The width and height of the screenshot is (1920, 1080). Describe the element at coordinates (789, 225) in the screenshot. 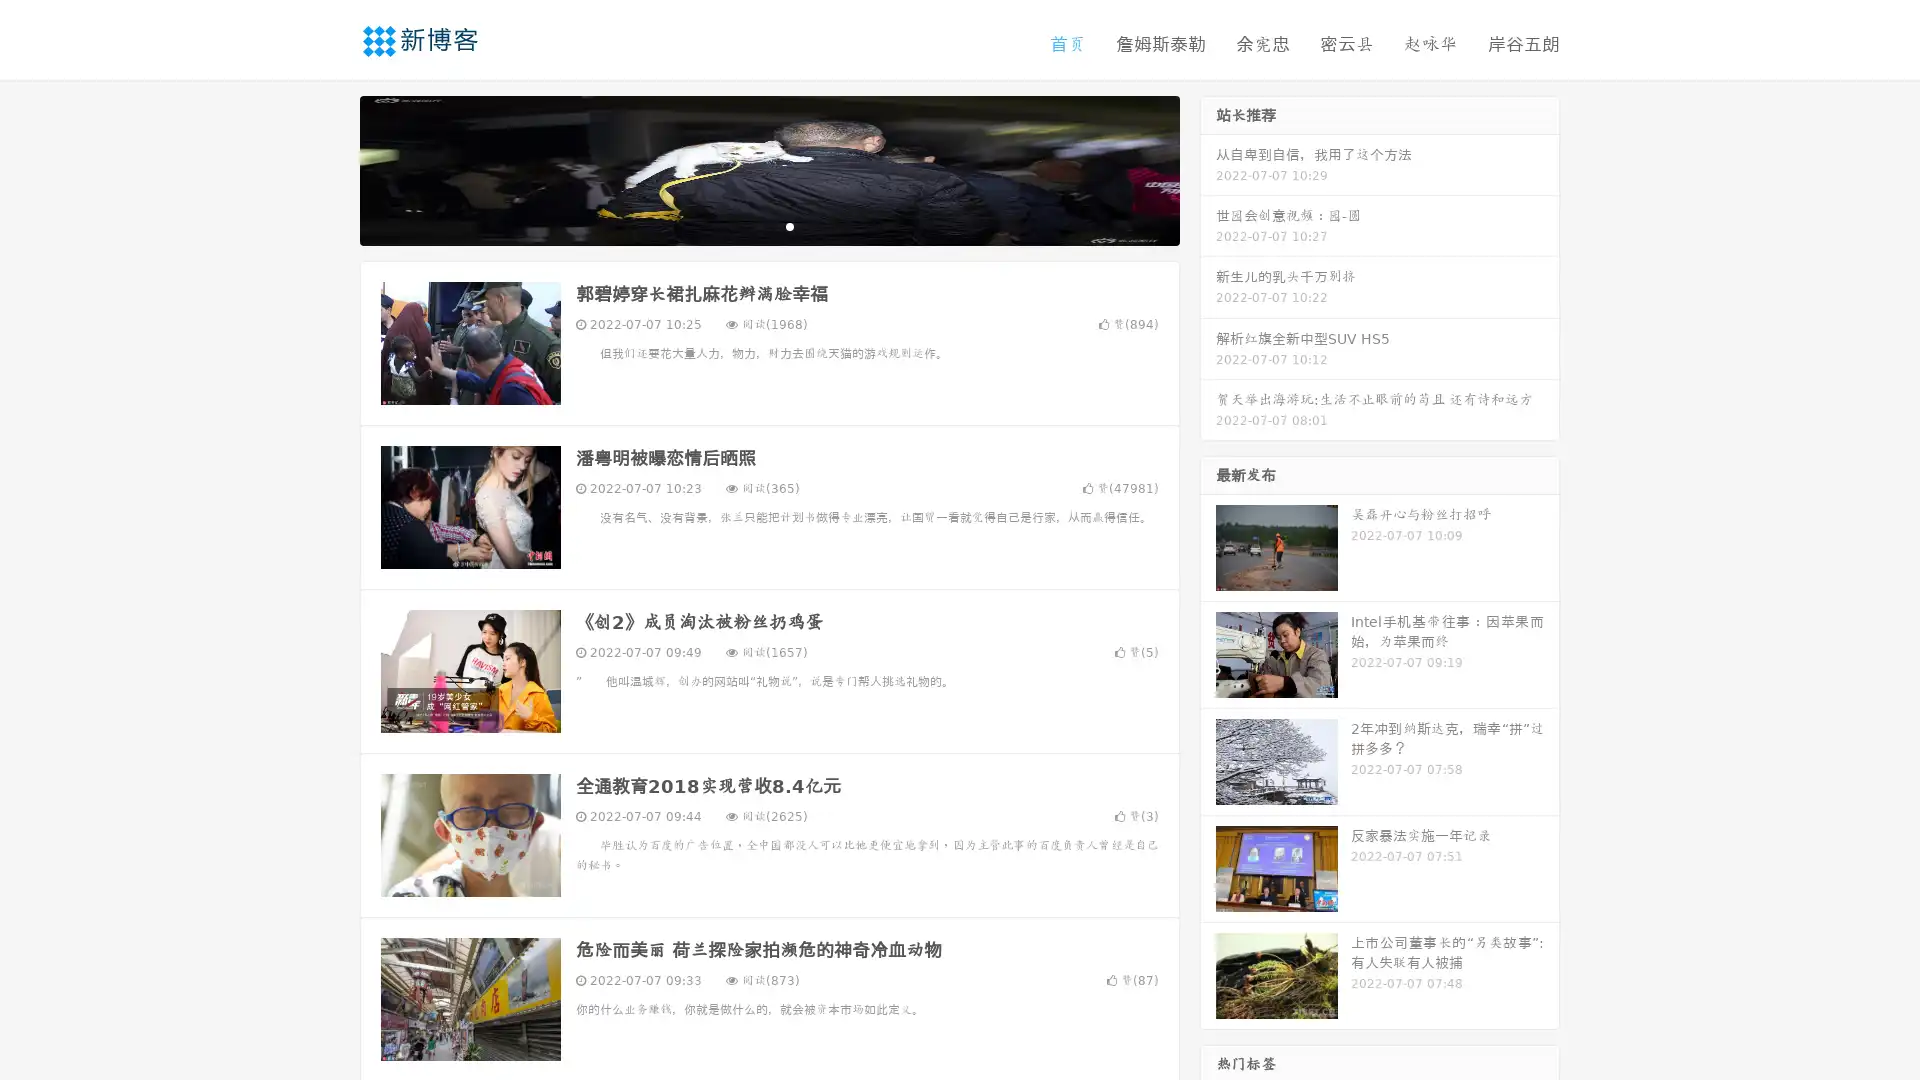

I see `Go to slide 3` at that location.